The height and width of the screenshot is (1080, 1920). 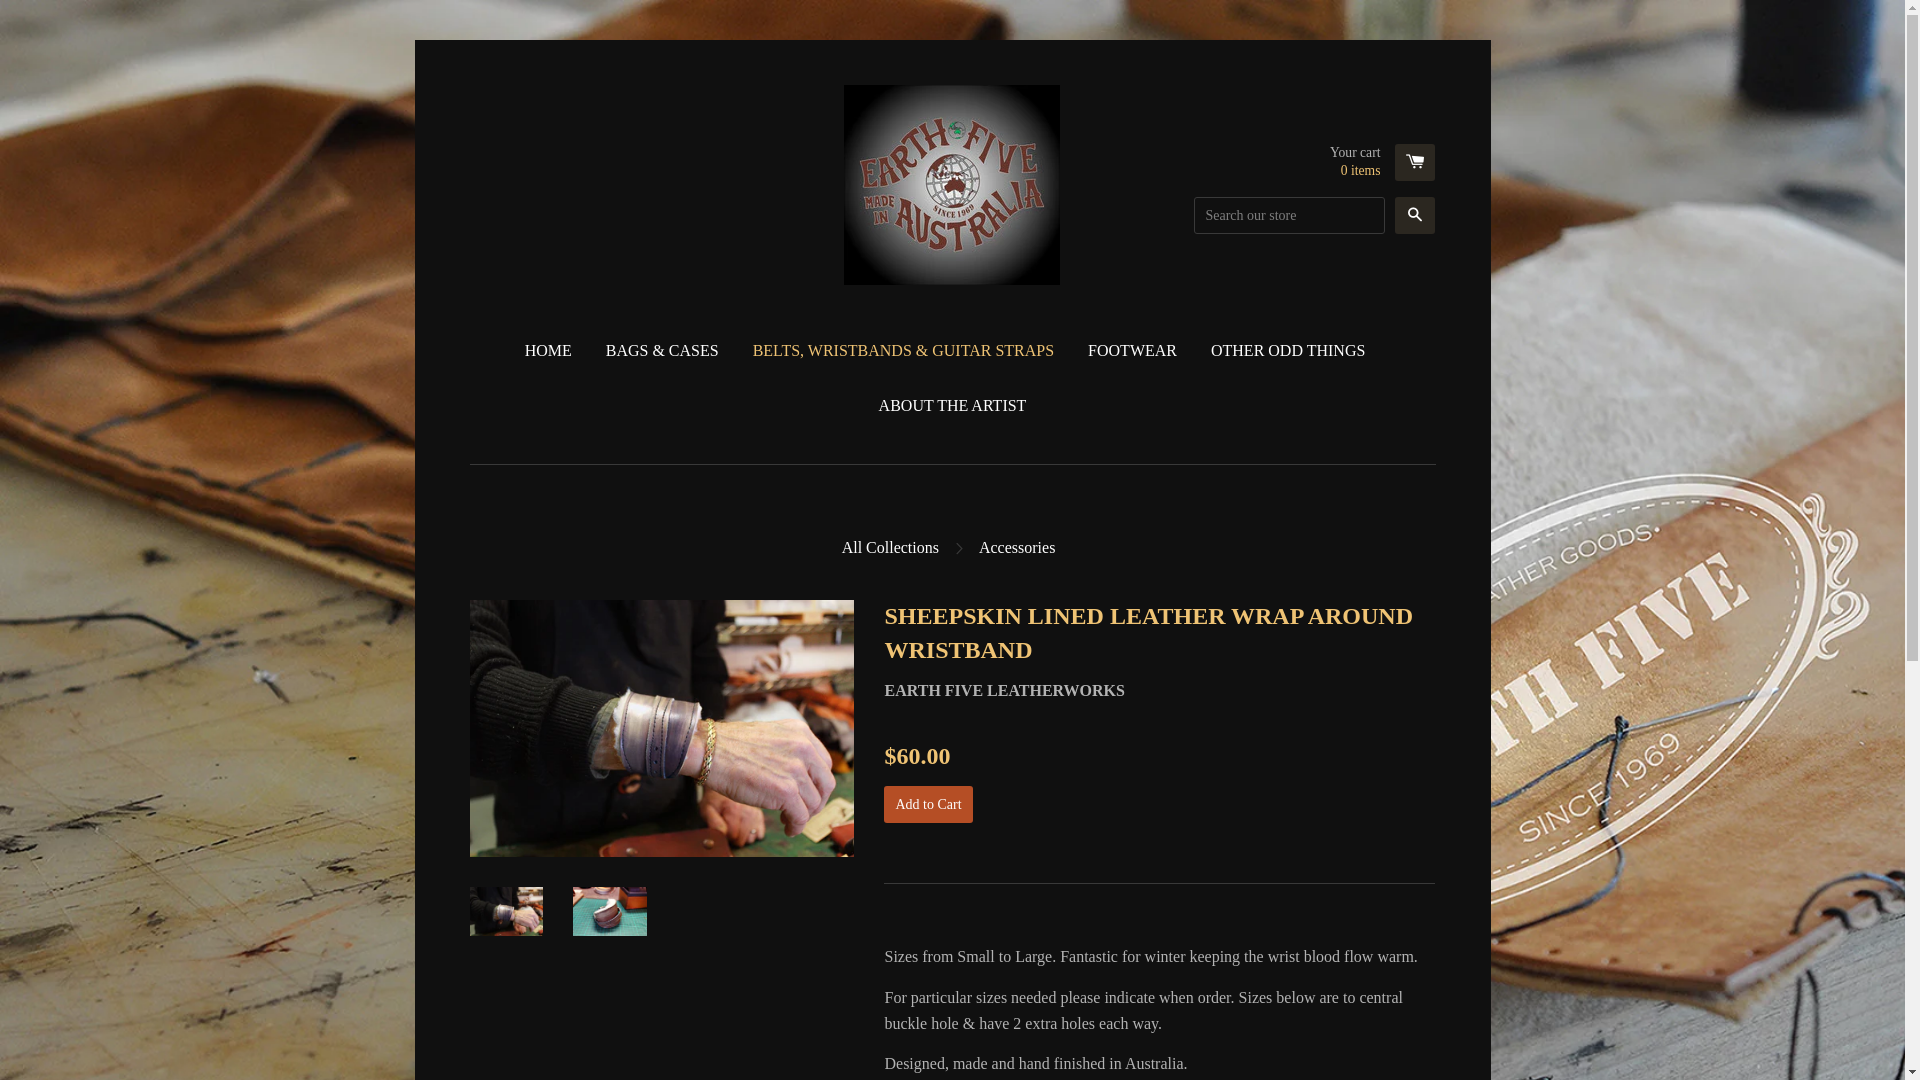 What do you see at coordinates (1414, 215) in the screenshot?
I see `'Search'` at bounding box center [1414, 215].